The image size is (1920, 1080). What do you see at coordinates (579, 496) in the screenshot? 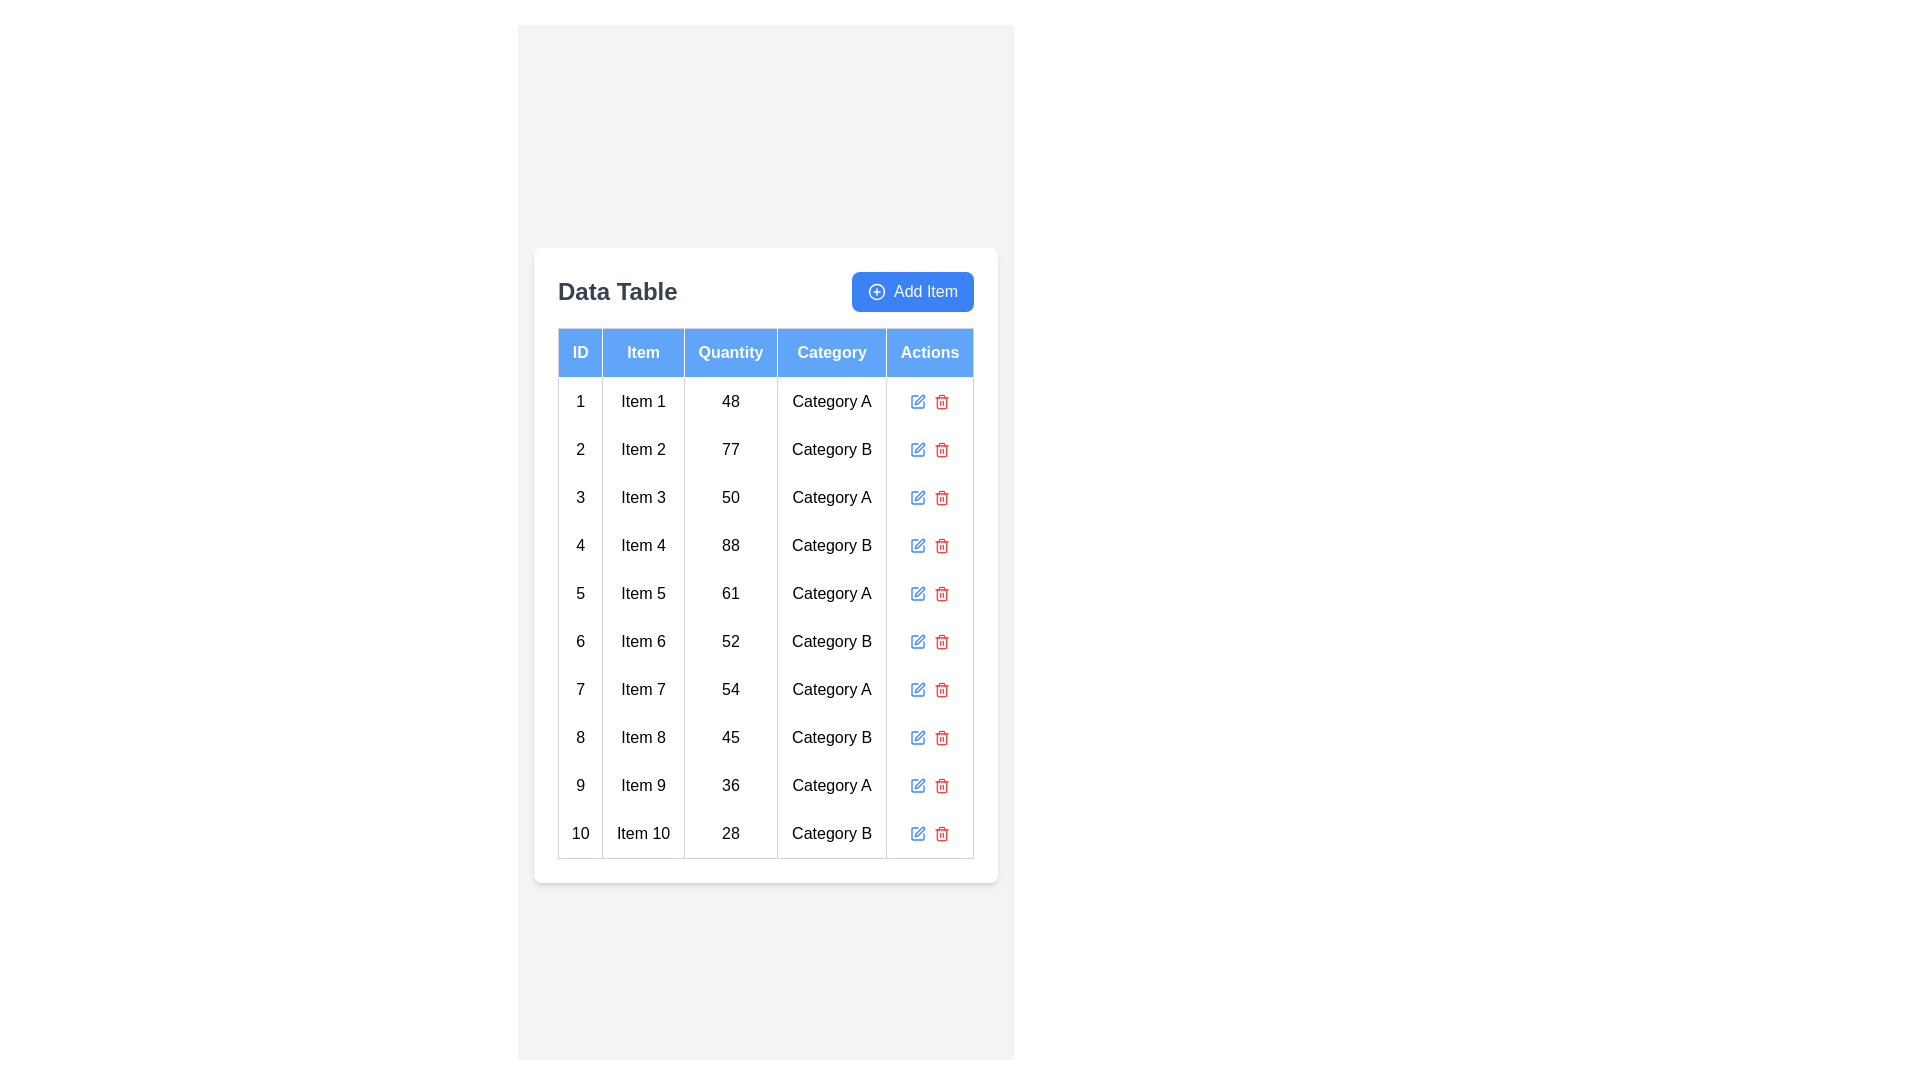
I see `the text label` at bounding box center [579, 496].